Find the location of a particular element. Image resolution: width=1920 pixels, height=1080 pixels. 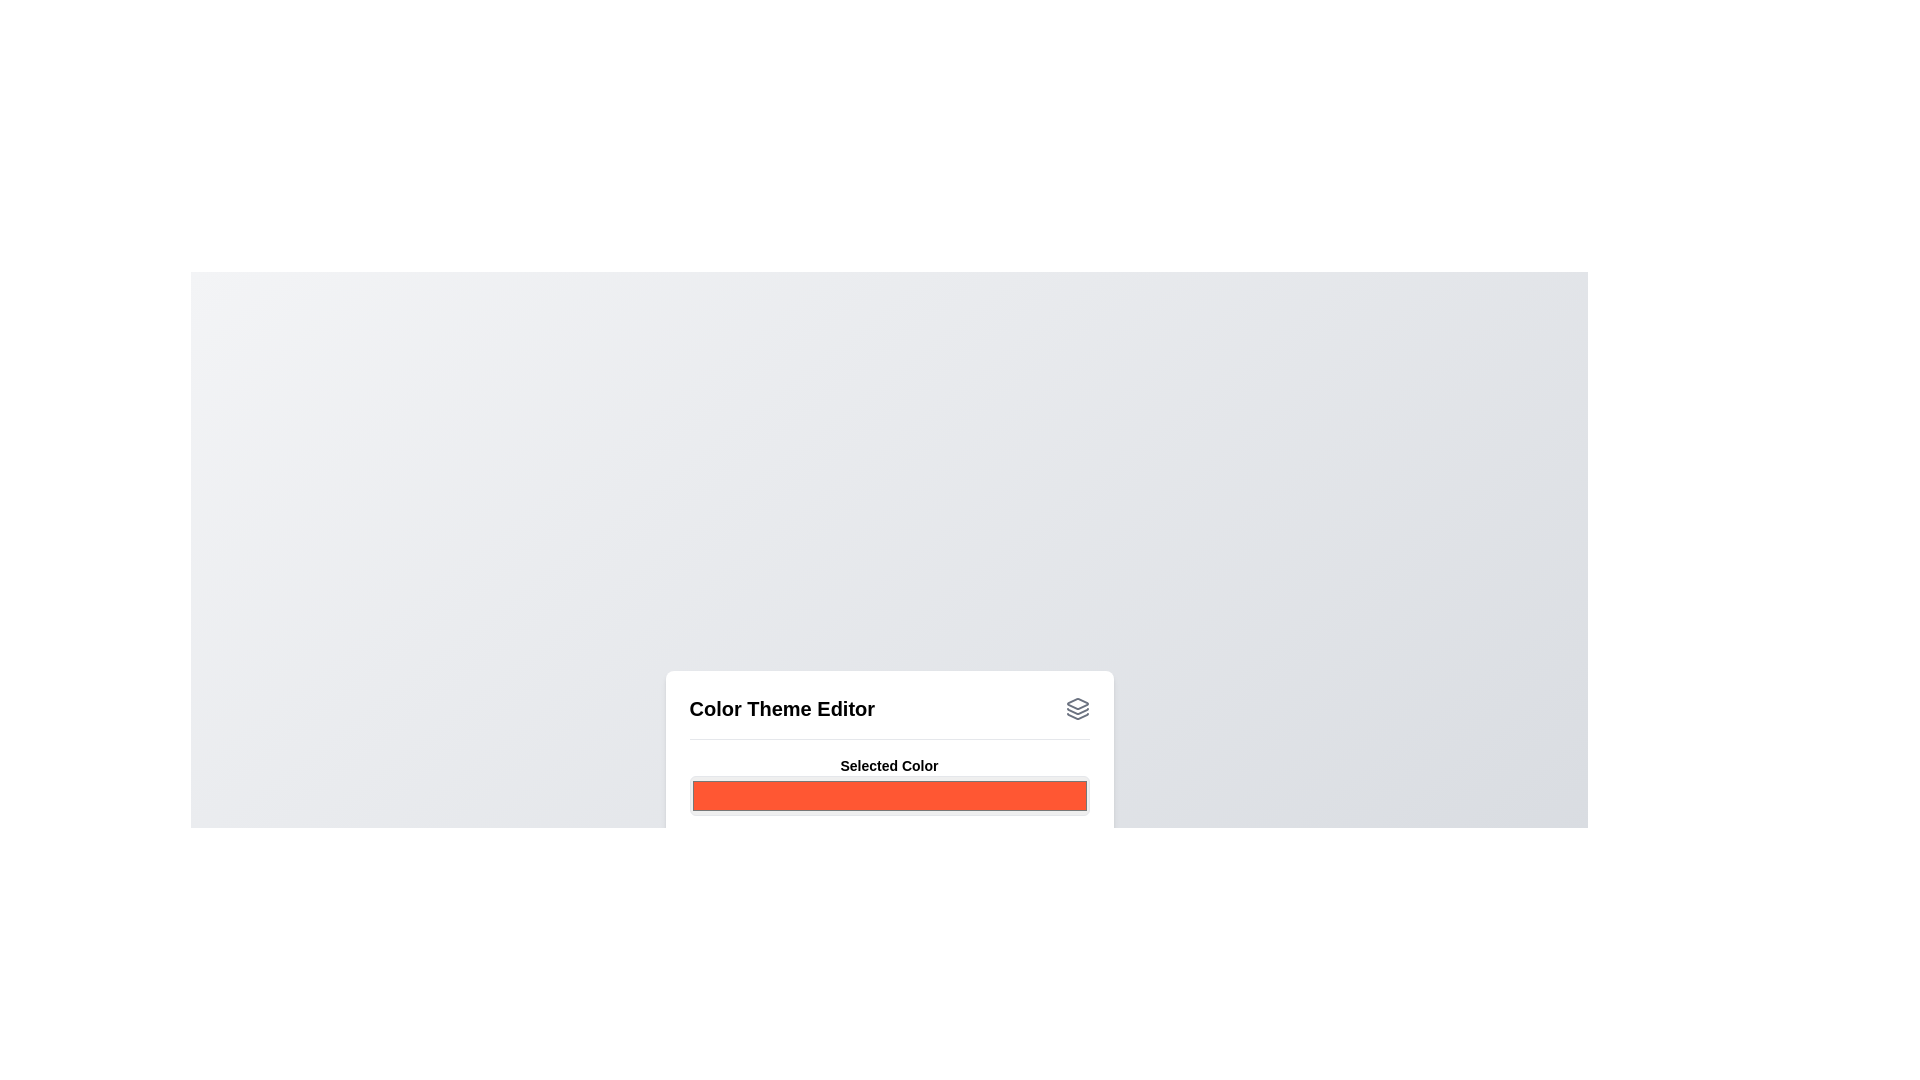

the third and bottom-most icon in the header of the 'Color Theme Editor' card, which resembles a layer or sandwich-like structure is located at coordinates (1076, 715).